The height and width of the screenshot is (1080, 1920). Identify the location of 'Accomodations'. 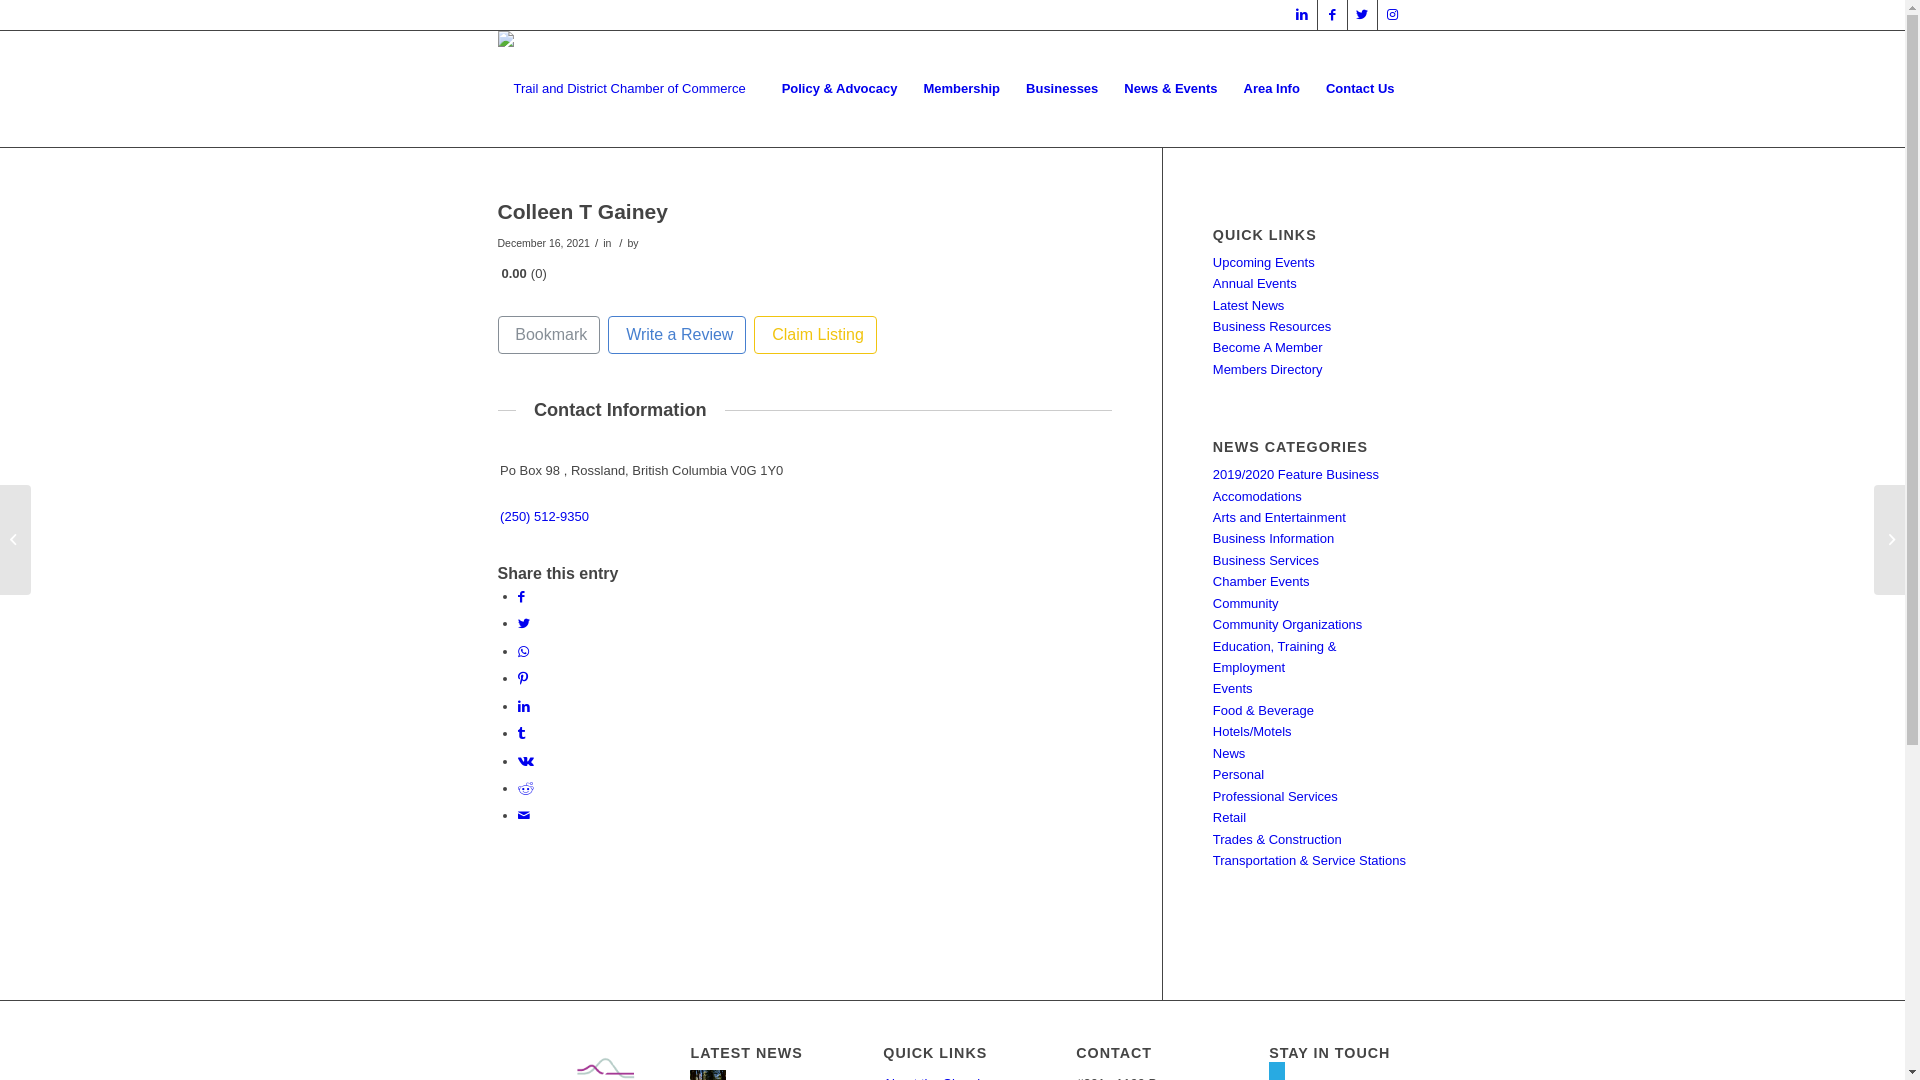
(1256, 495).